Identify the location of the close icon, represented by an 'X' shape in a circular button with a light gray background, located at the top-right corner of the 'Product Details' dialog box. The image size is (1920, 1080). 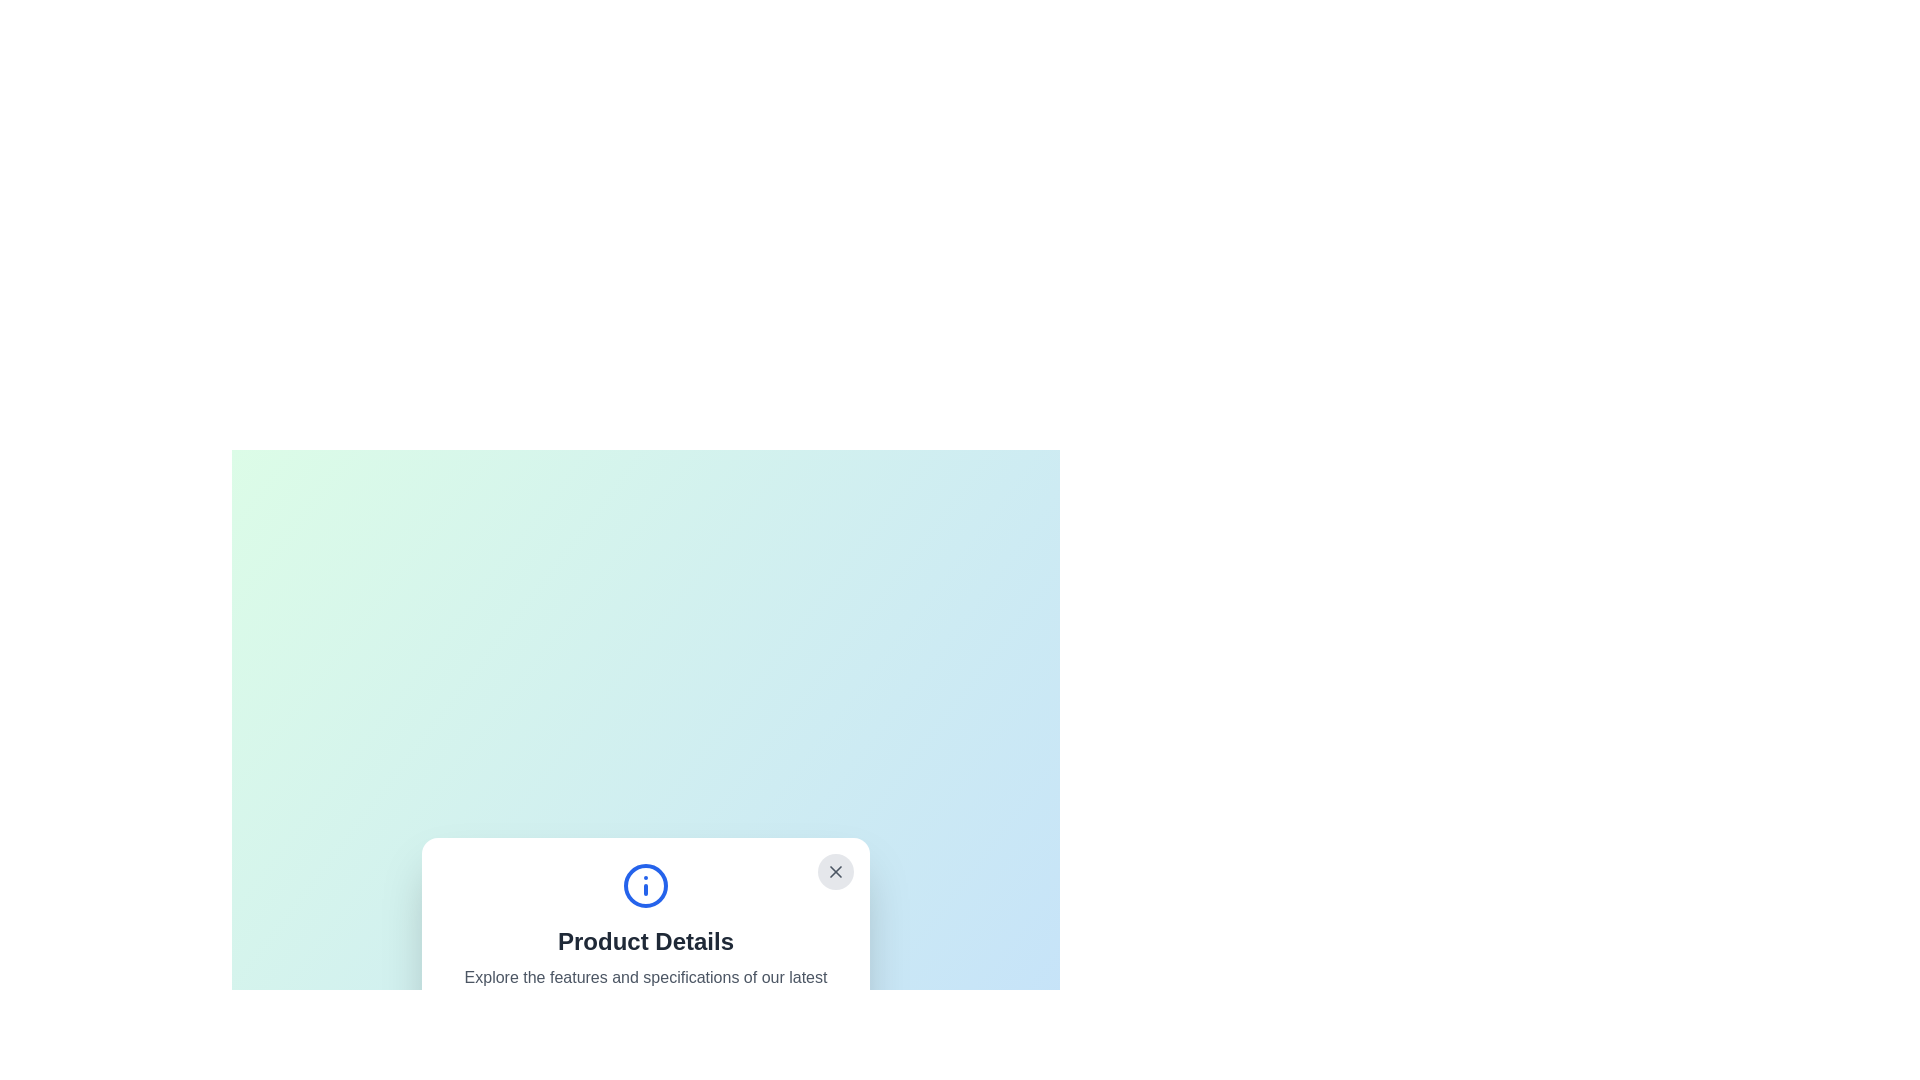
(835, 870).